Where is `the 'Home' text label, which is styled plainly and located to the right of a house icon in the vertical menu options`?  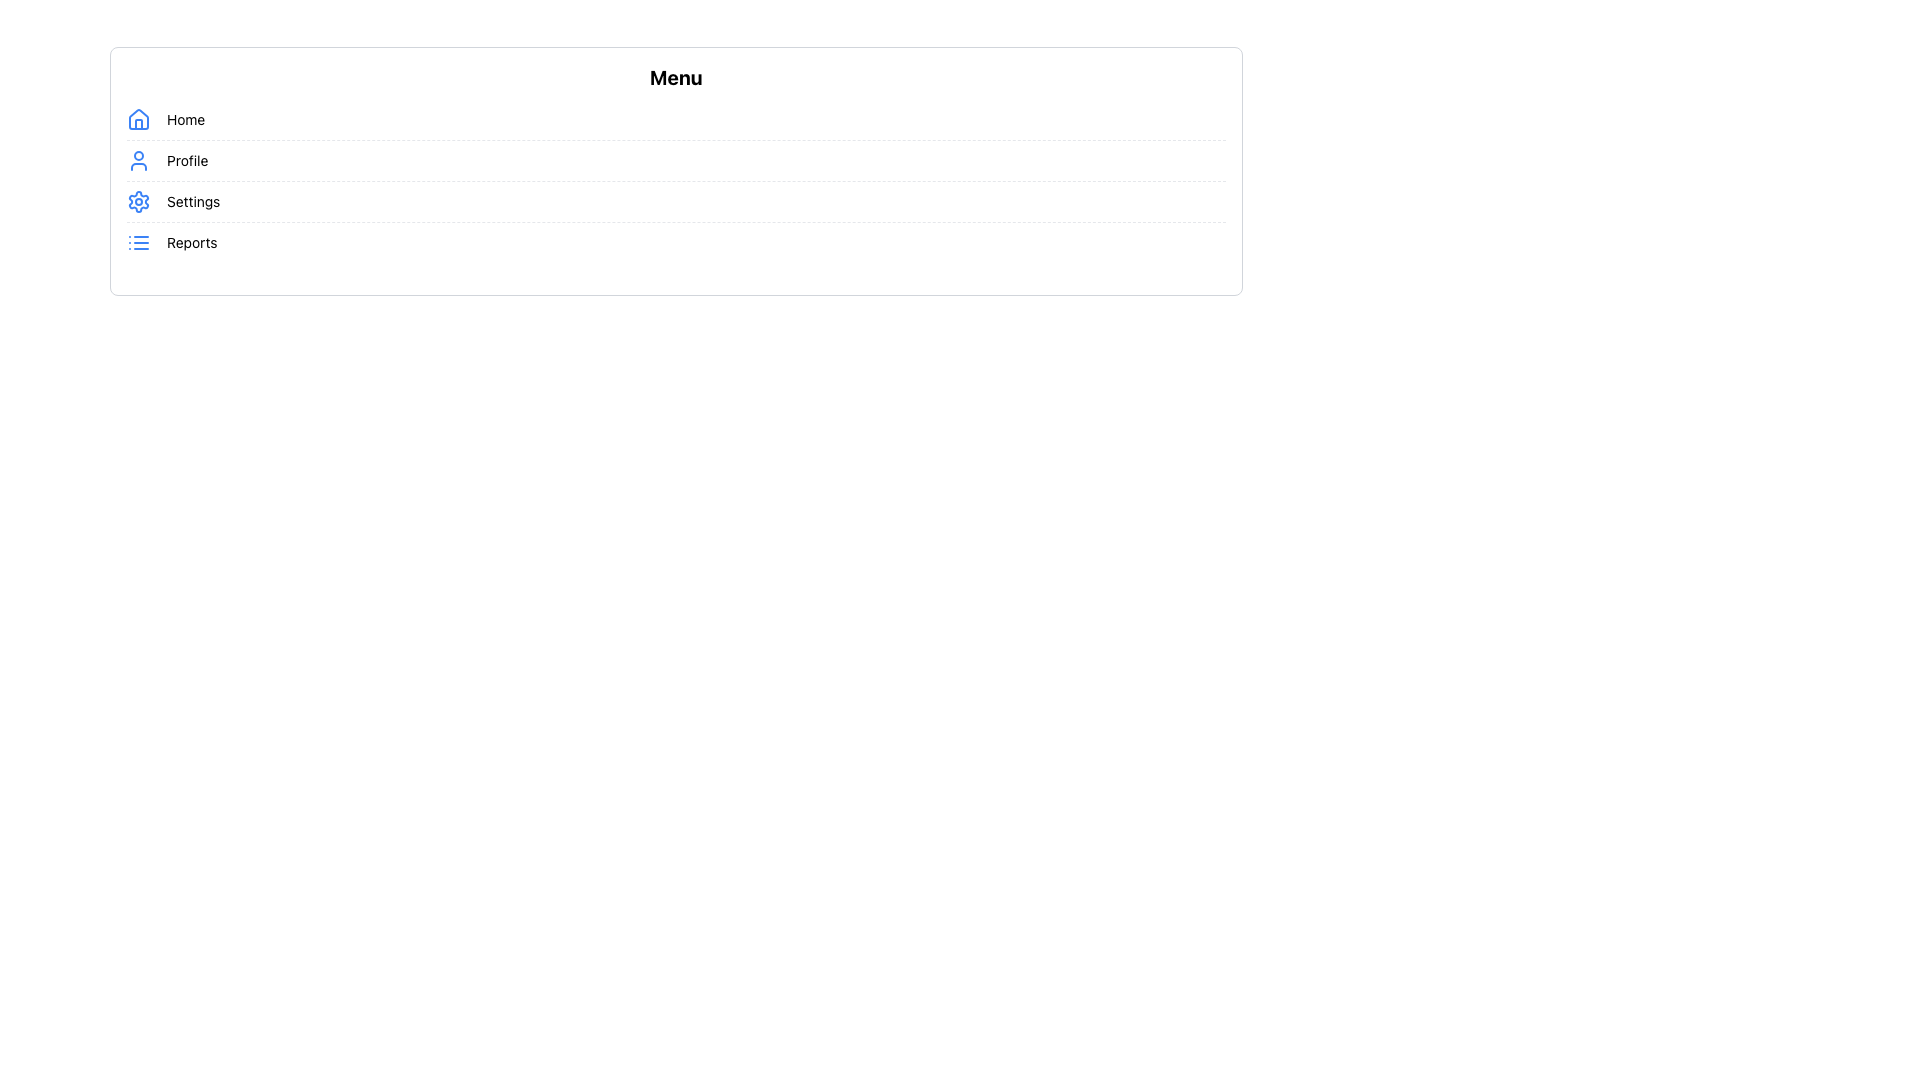 the 'Home' text label, which is styled plainly and located to the right of a house icon in the vertical menu options is located at coordinates (186, 119).